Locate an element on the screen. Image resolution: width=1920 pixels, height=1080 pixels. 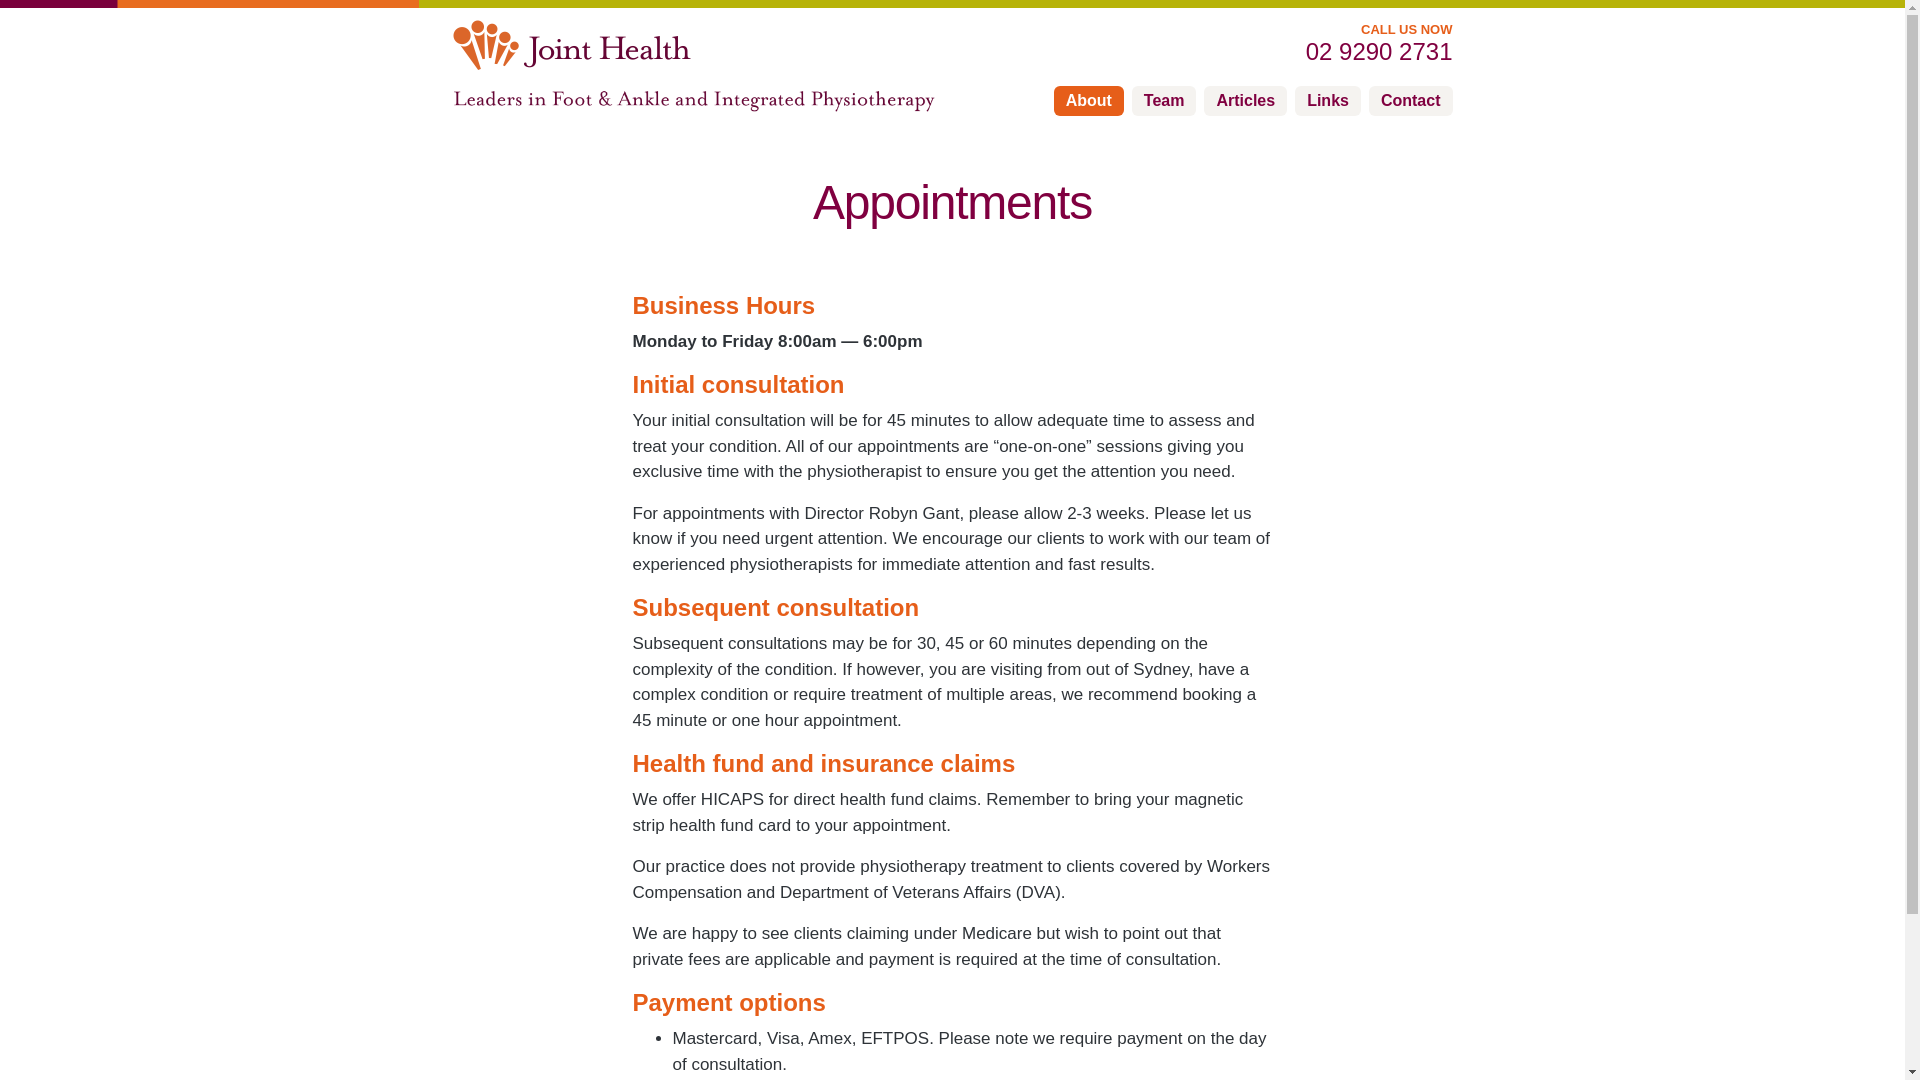
'Joint Health' is located at coordinates (570, 45).